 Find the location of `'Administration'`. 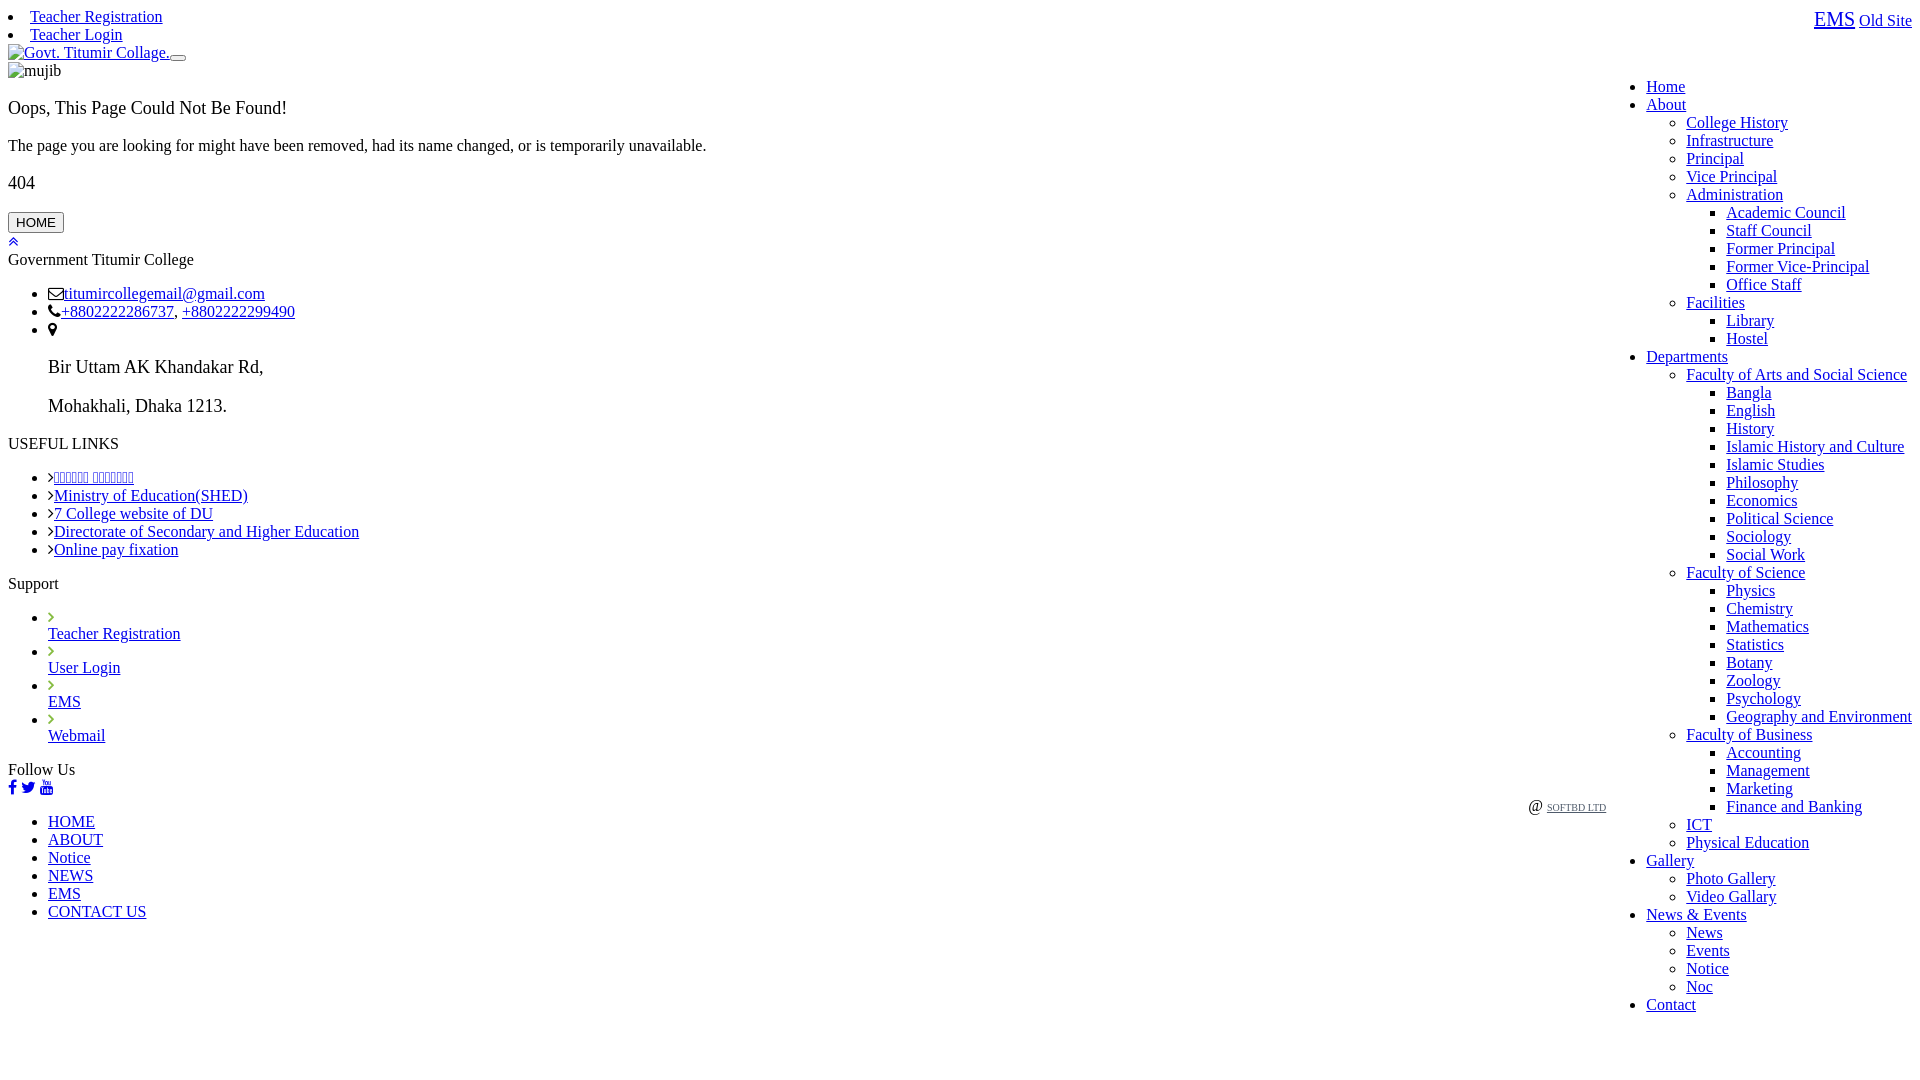

'Administration' is located at coordinates (1684, 194).